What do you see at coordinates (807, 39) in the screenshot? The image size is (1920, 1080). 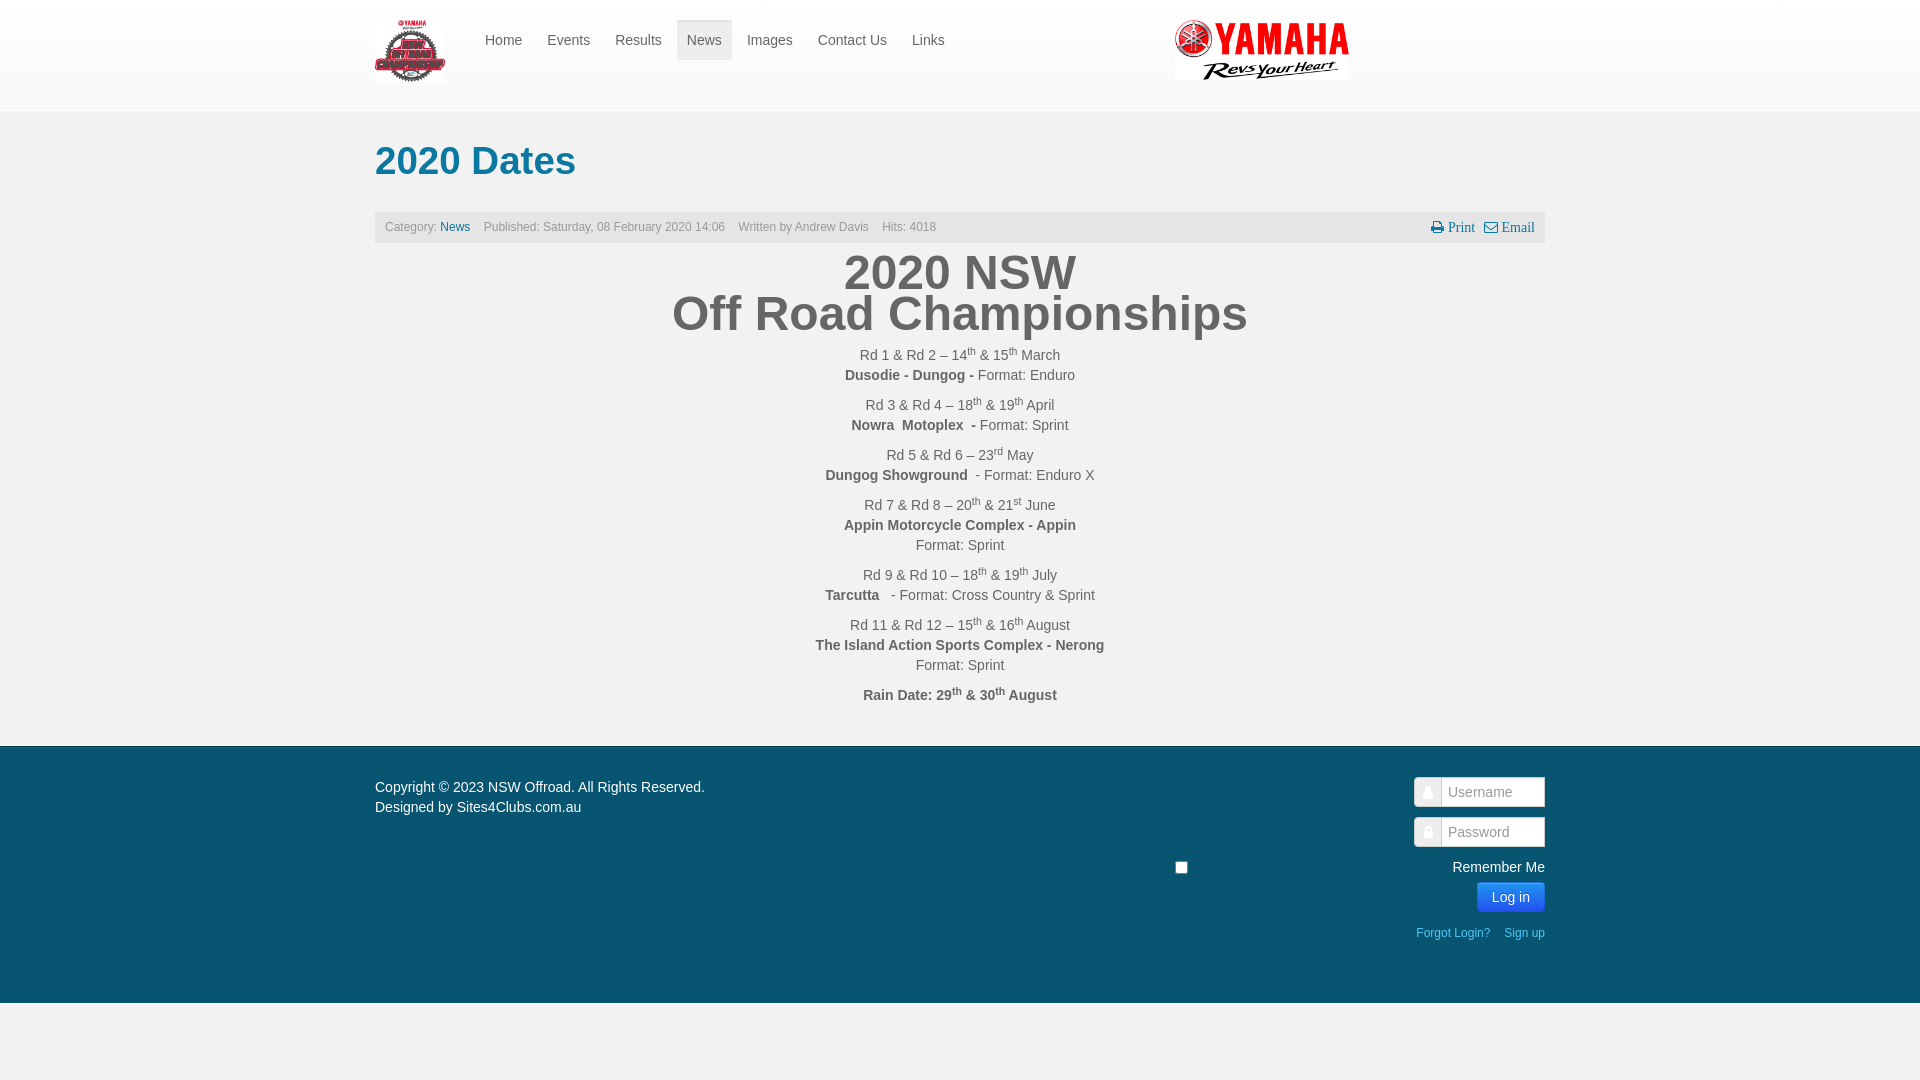 I see `'Contact Us'` at bounding box center [807, 39].